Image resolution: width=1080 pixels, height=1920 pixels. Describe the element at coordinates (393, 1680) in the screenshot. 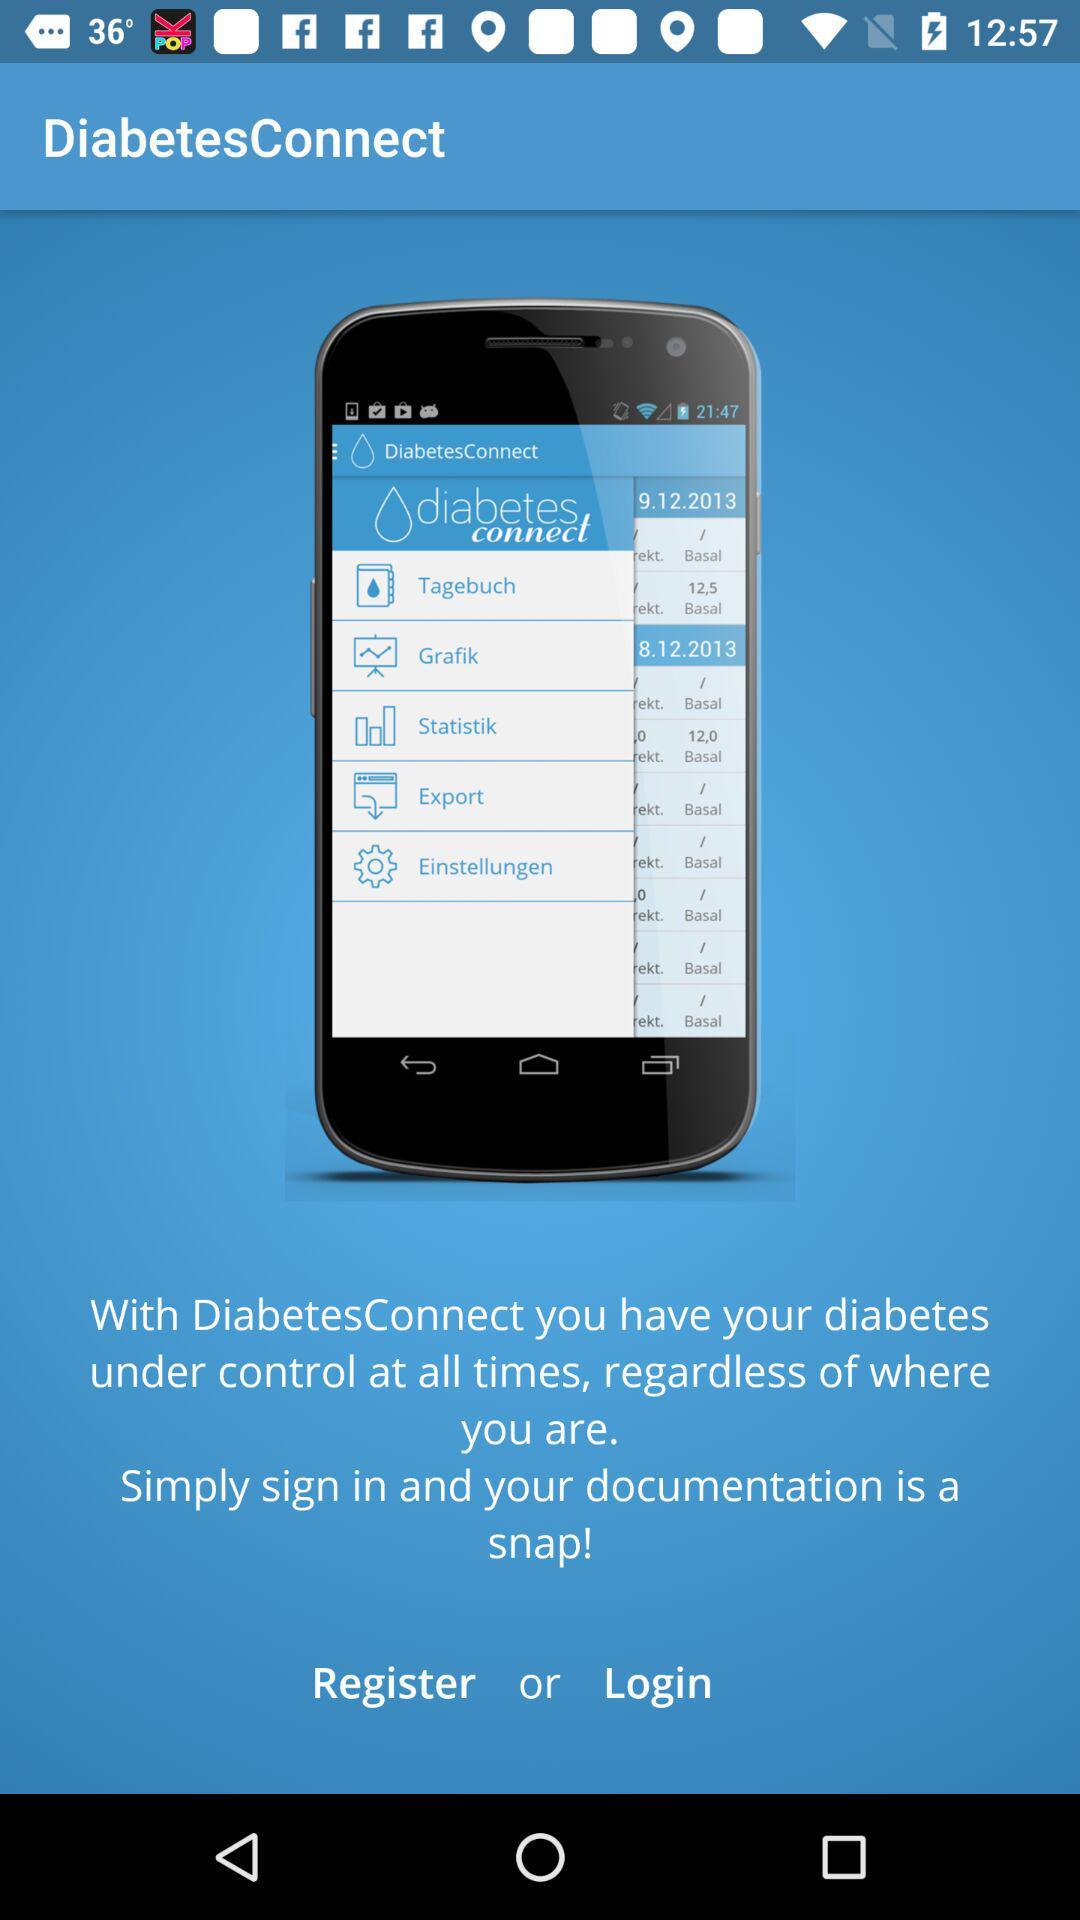

I see `the item next to the or` at that location.